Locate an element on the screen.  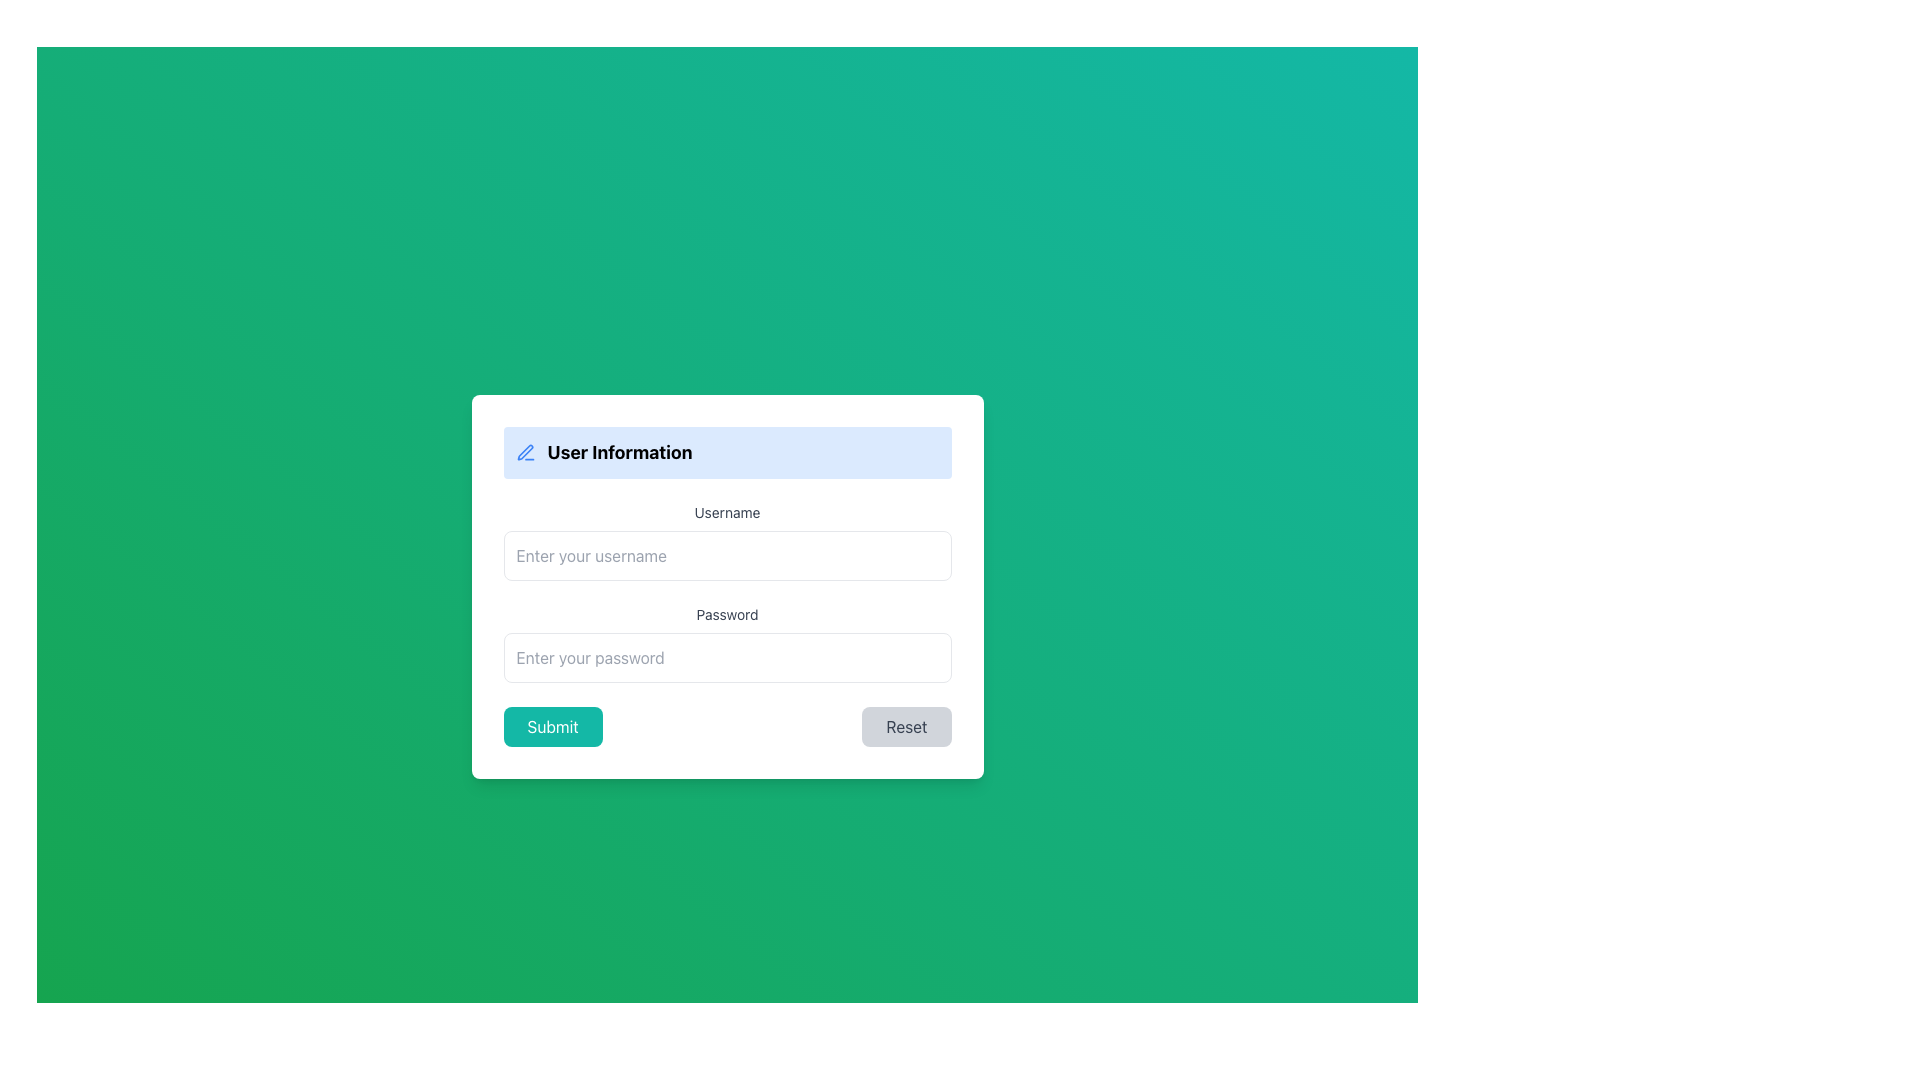
the 'Submit' button with a teal background and white text is located at coordinates (553, 726).